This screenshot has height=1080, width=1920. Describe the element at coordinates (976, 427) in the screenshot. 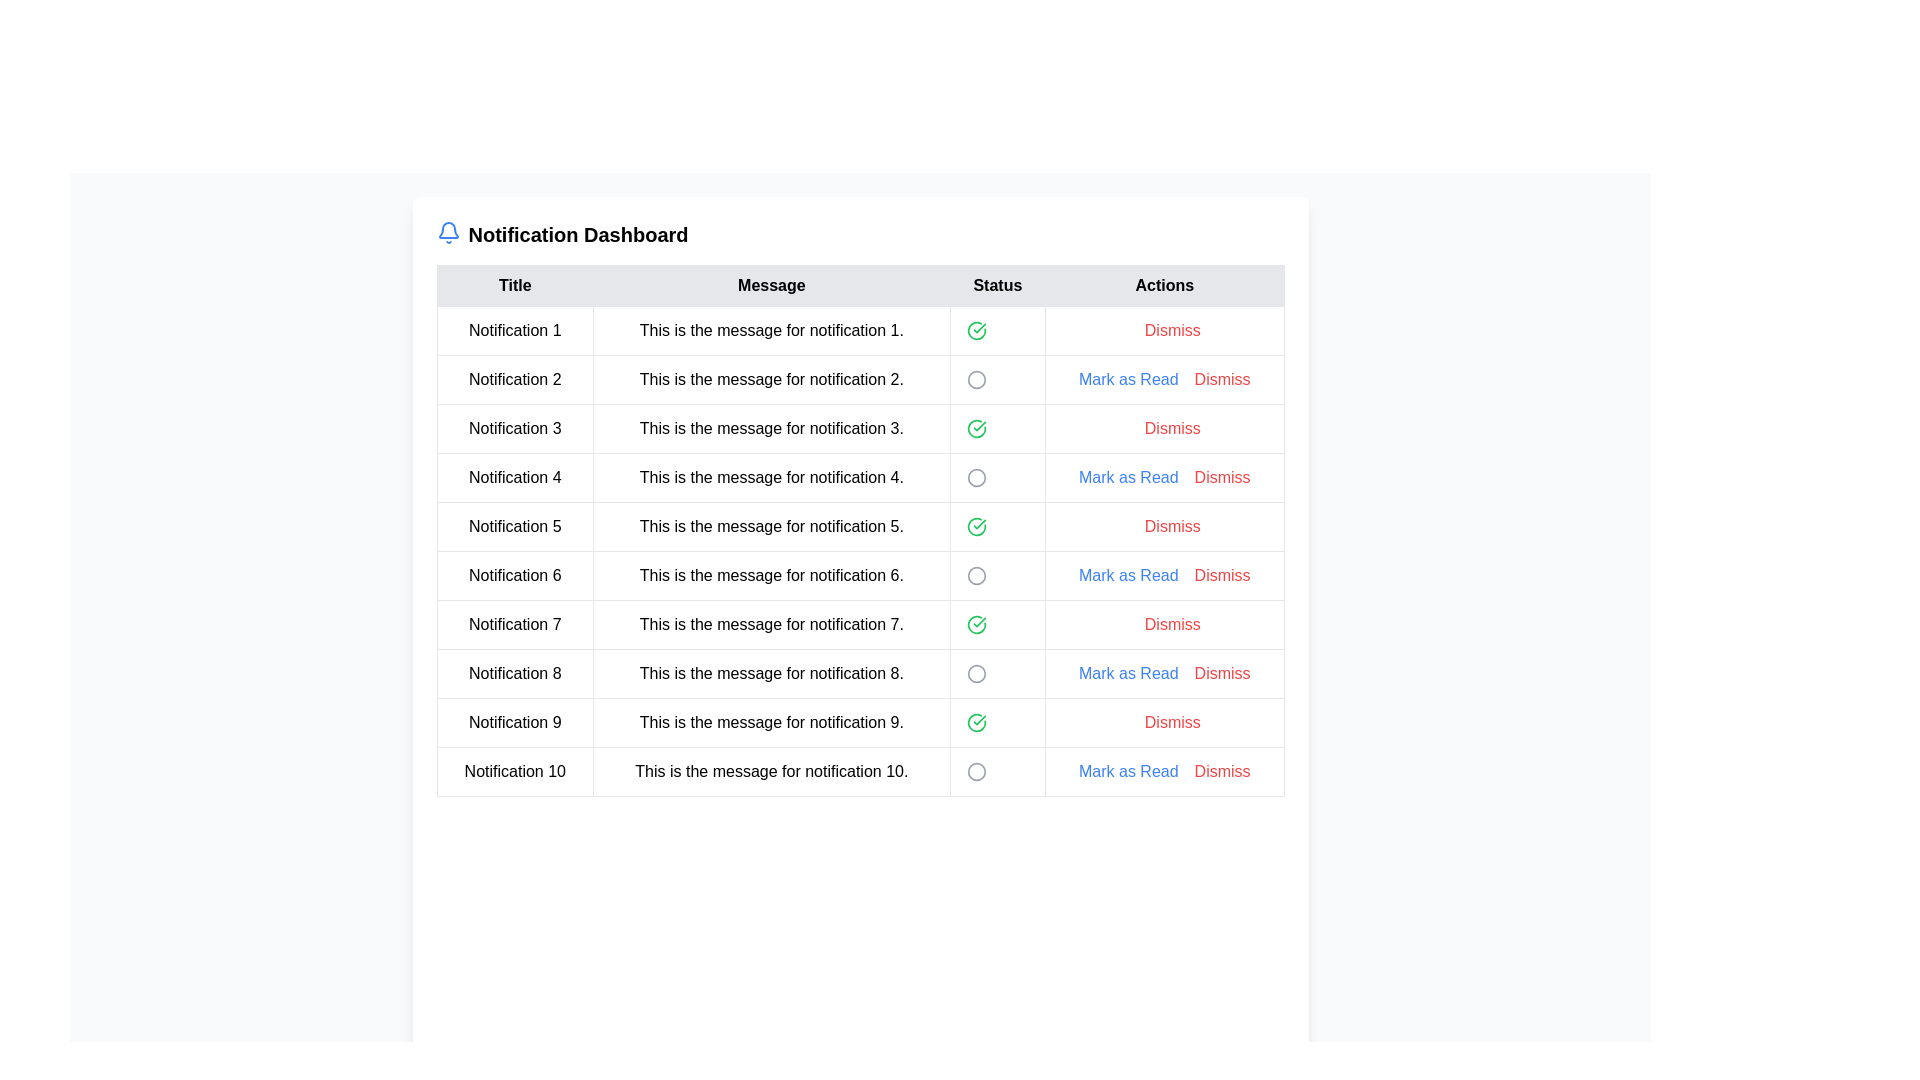

I see `the green circular checkmark icon in the 'Status' column for 'Notification 3' to indicate a positive or completed status` at that location.